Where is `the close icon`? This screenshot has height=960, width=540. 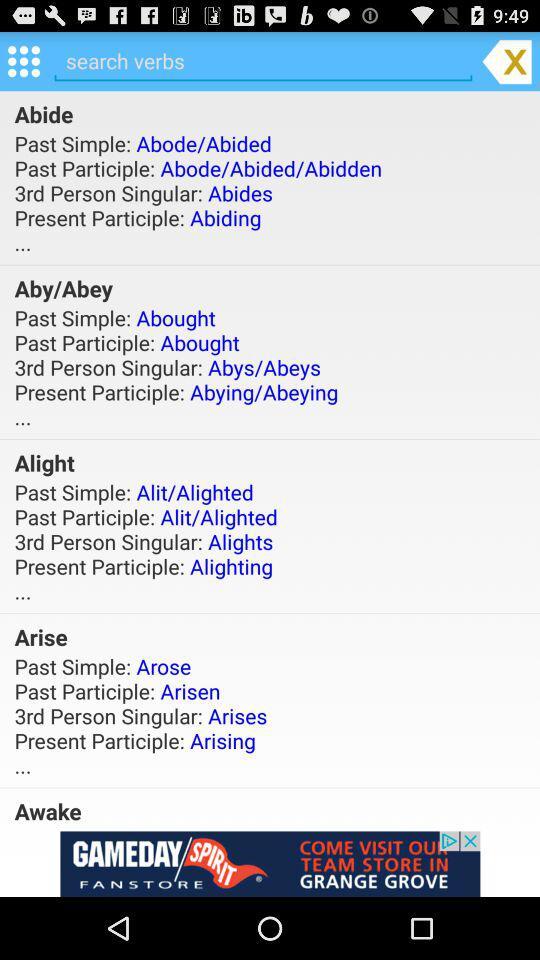
the close icon is located at coordinates (507, 65).